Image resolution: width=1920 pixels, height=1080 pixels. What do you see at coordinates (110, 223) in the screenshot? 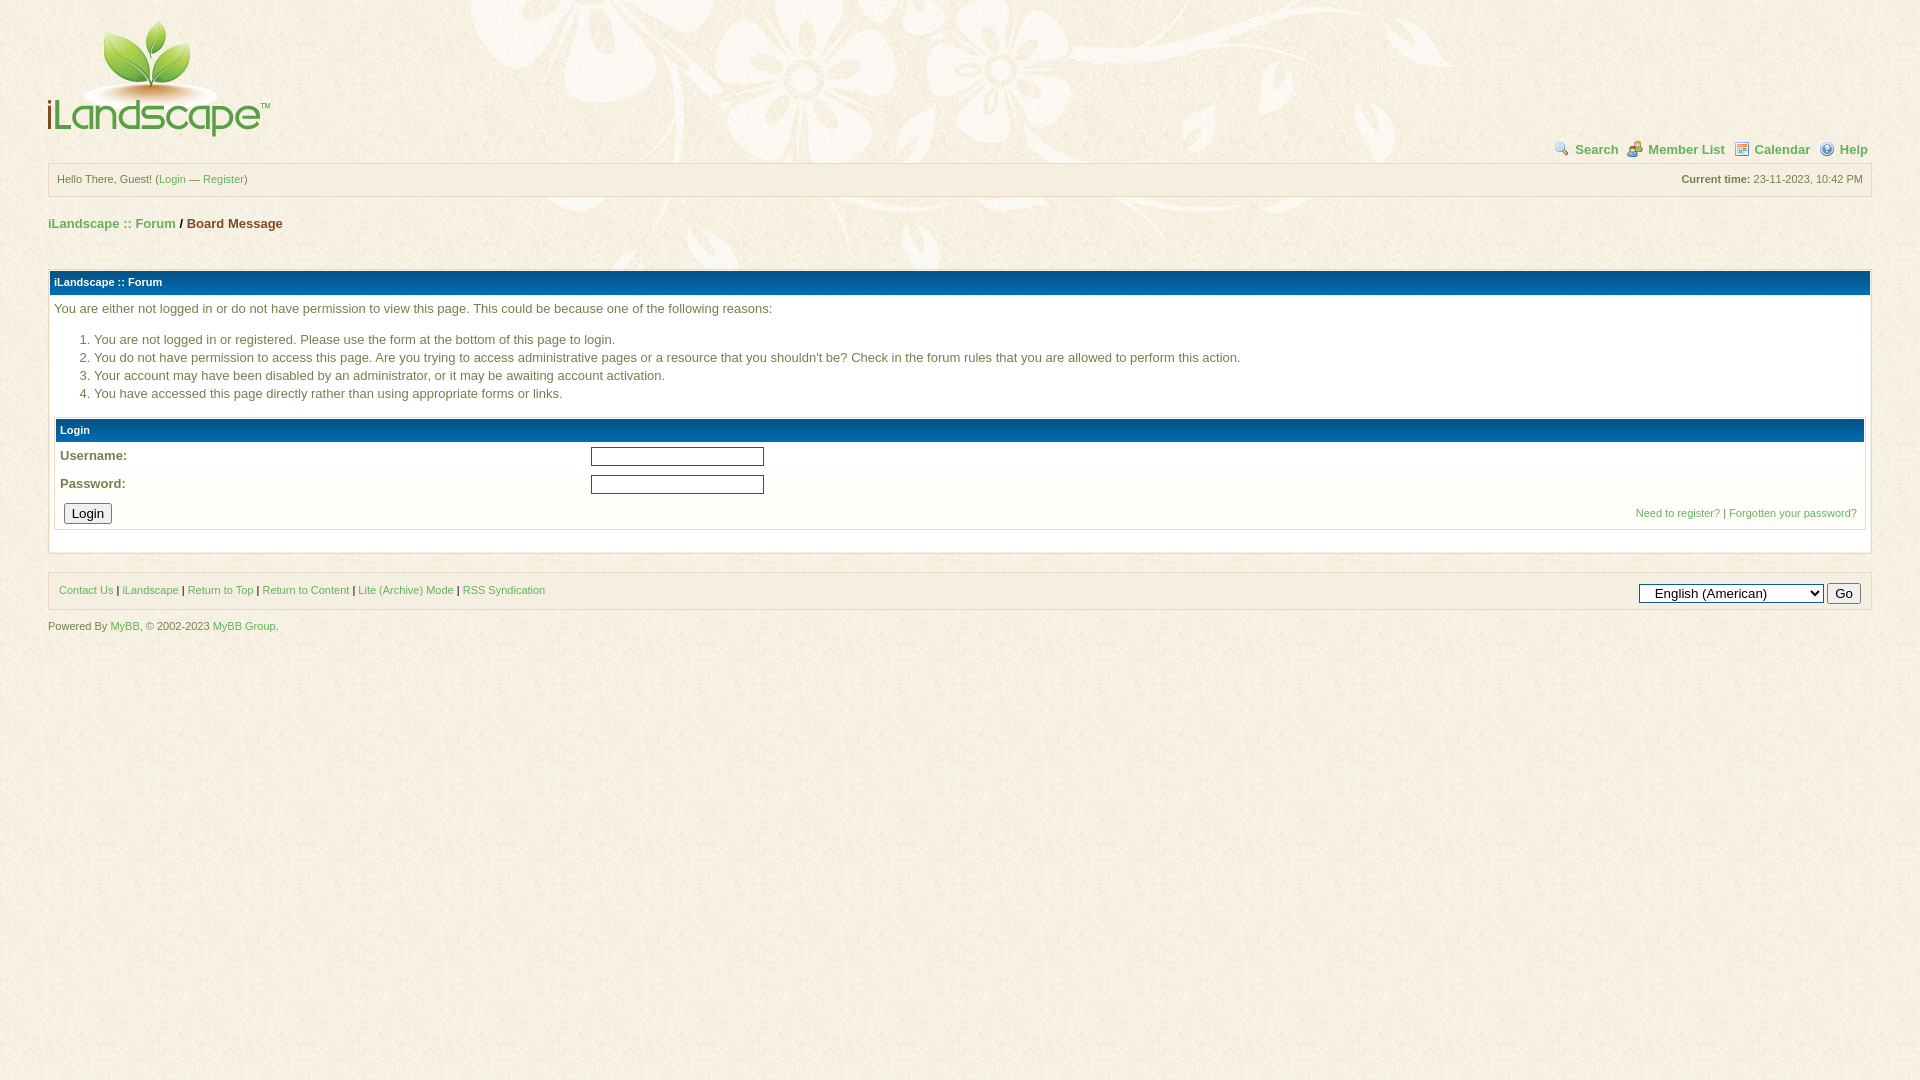
I see `'iLandscape :: Forum'` at bounding box center [110, 223].